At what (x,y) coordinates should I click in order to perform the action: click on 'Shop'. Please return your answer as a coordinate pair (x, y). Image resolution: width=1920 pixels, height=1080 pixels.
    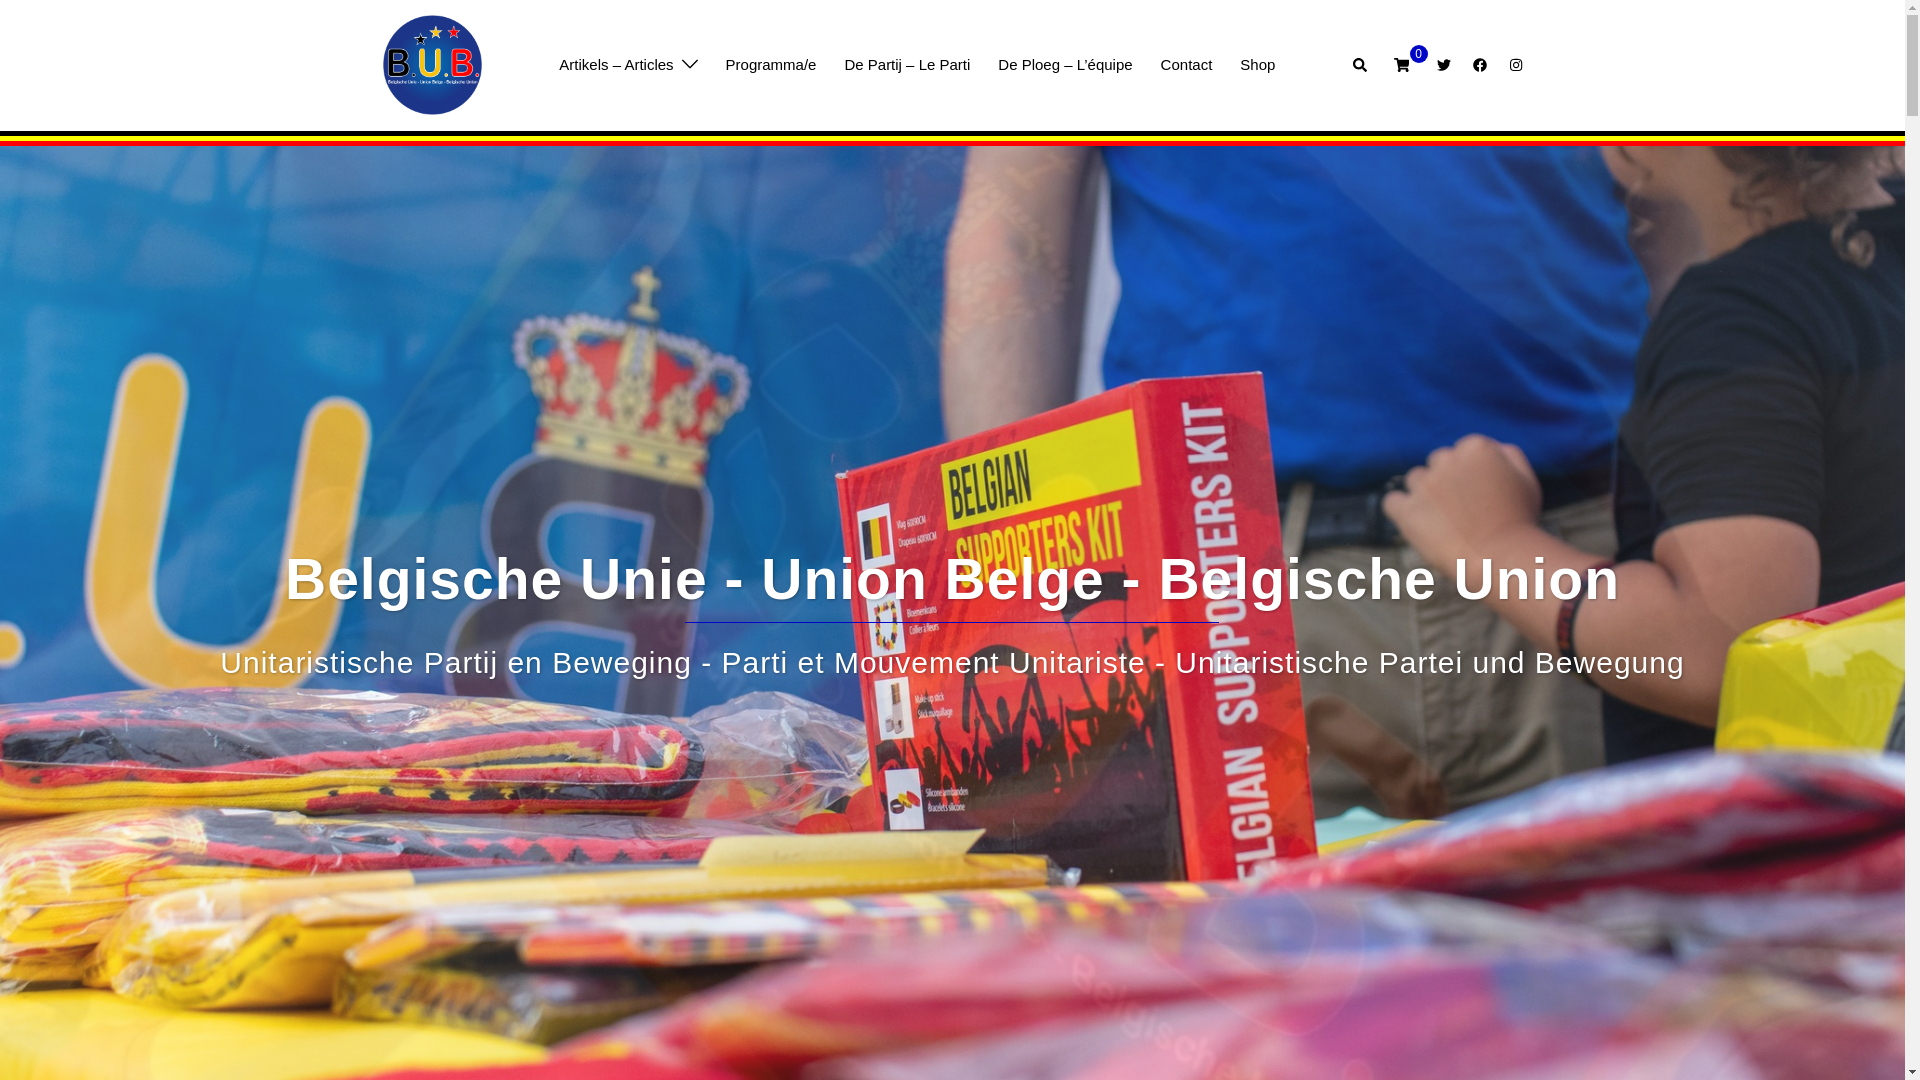
    Looking at the image, I should click on (1238, 63).